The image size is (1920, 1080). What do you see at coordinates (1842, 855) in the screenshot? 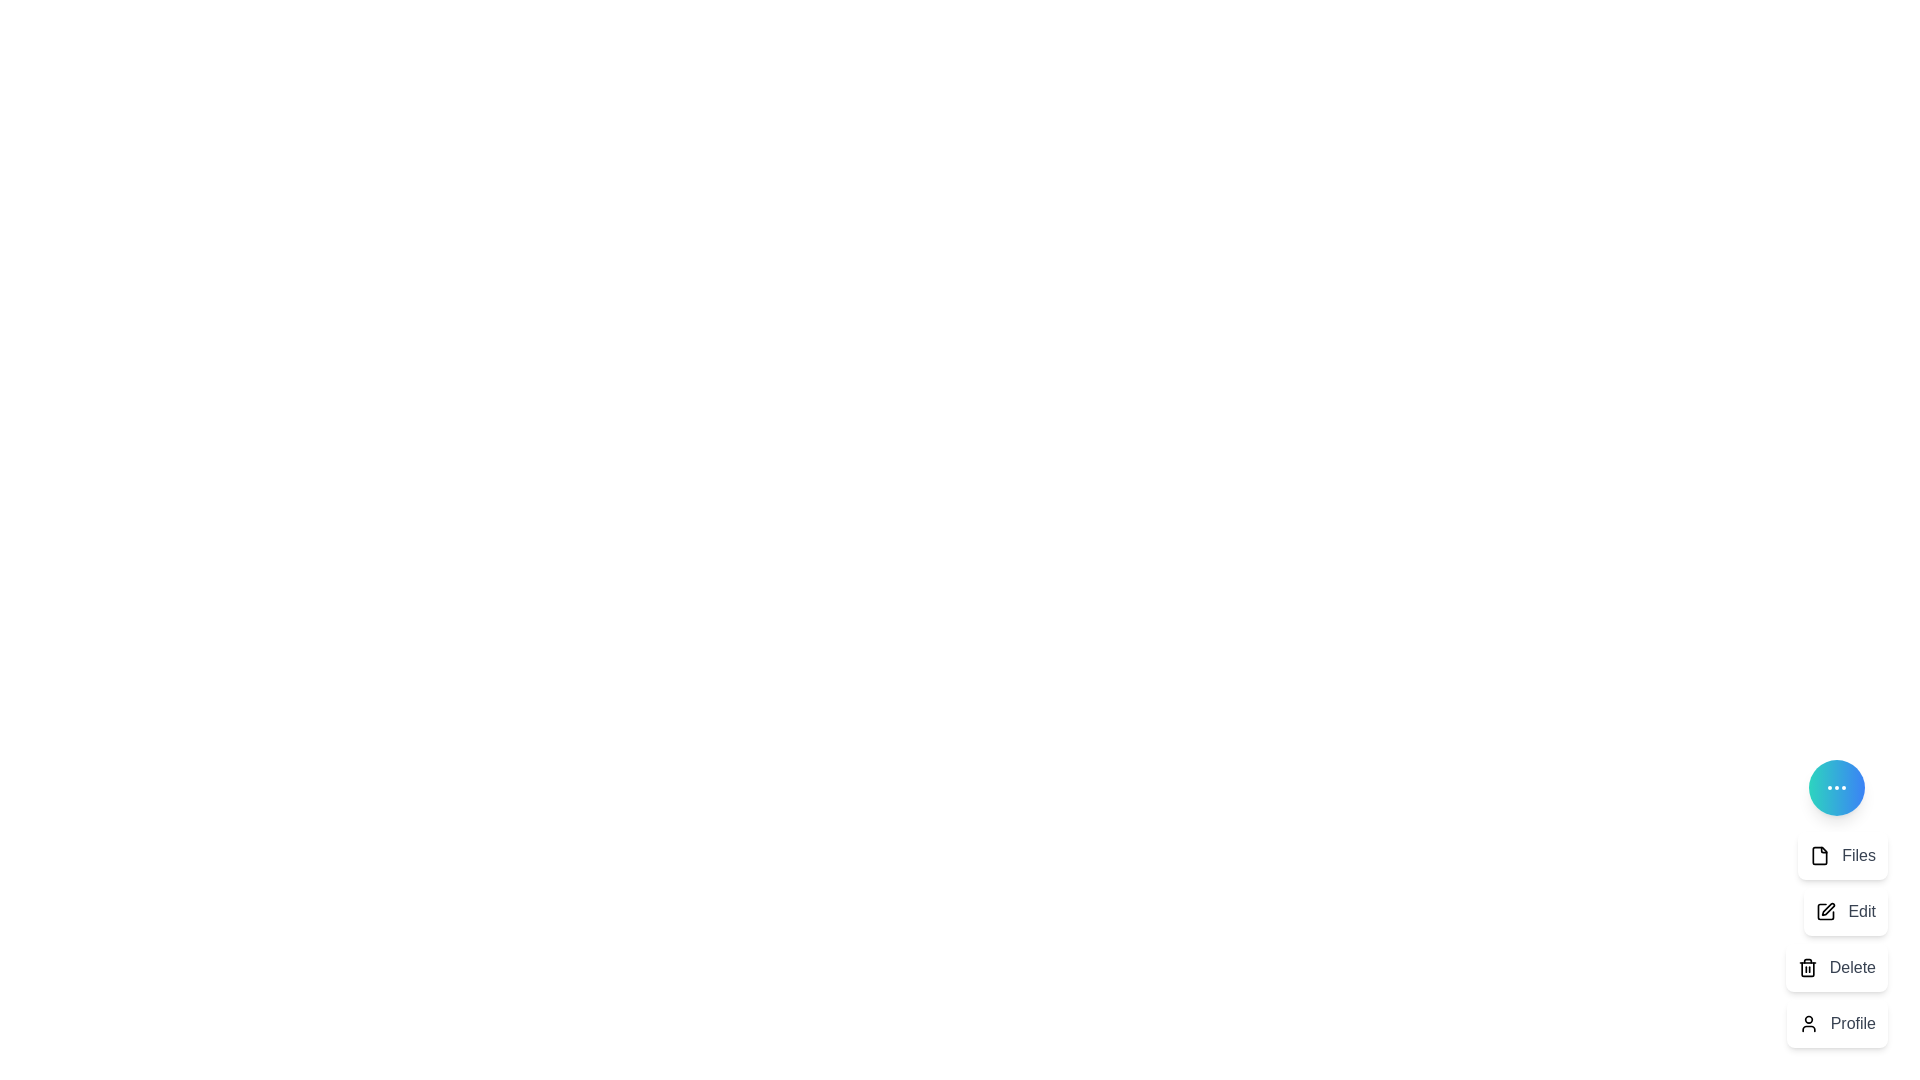
I see `the 'Files' option in the DynamicSpeedDial menu` at bounding box center [1842, 855].